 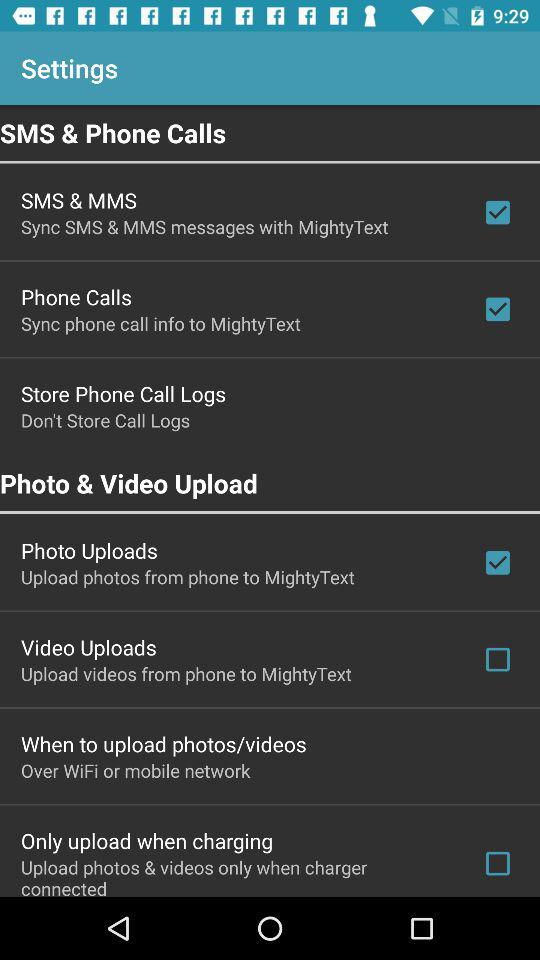 What do you see at coordinates (496, 563) in the screenshot?
I see `the check box which is after photo uploads on the page` at bounding box center [496, 563].